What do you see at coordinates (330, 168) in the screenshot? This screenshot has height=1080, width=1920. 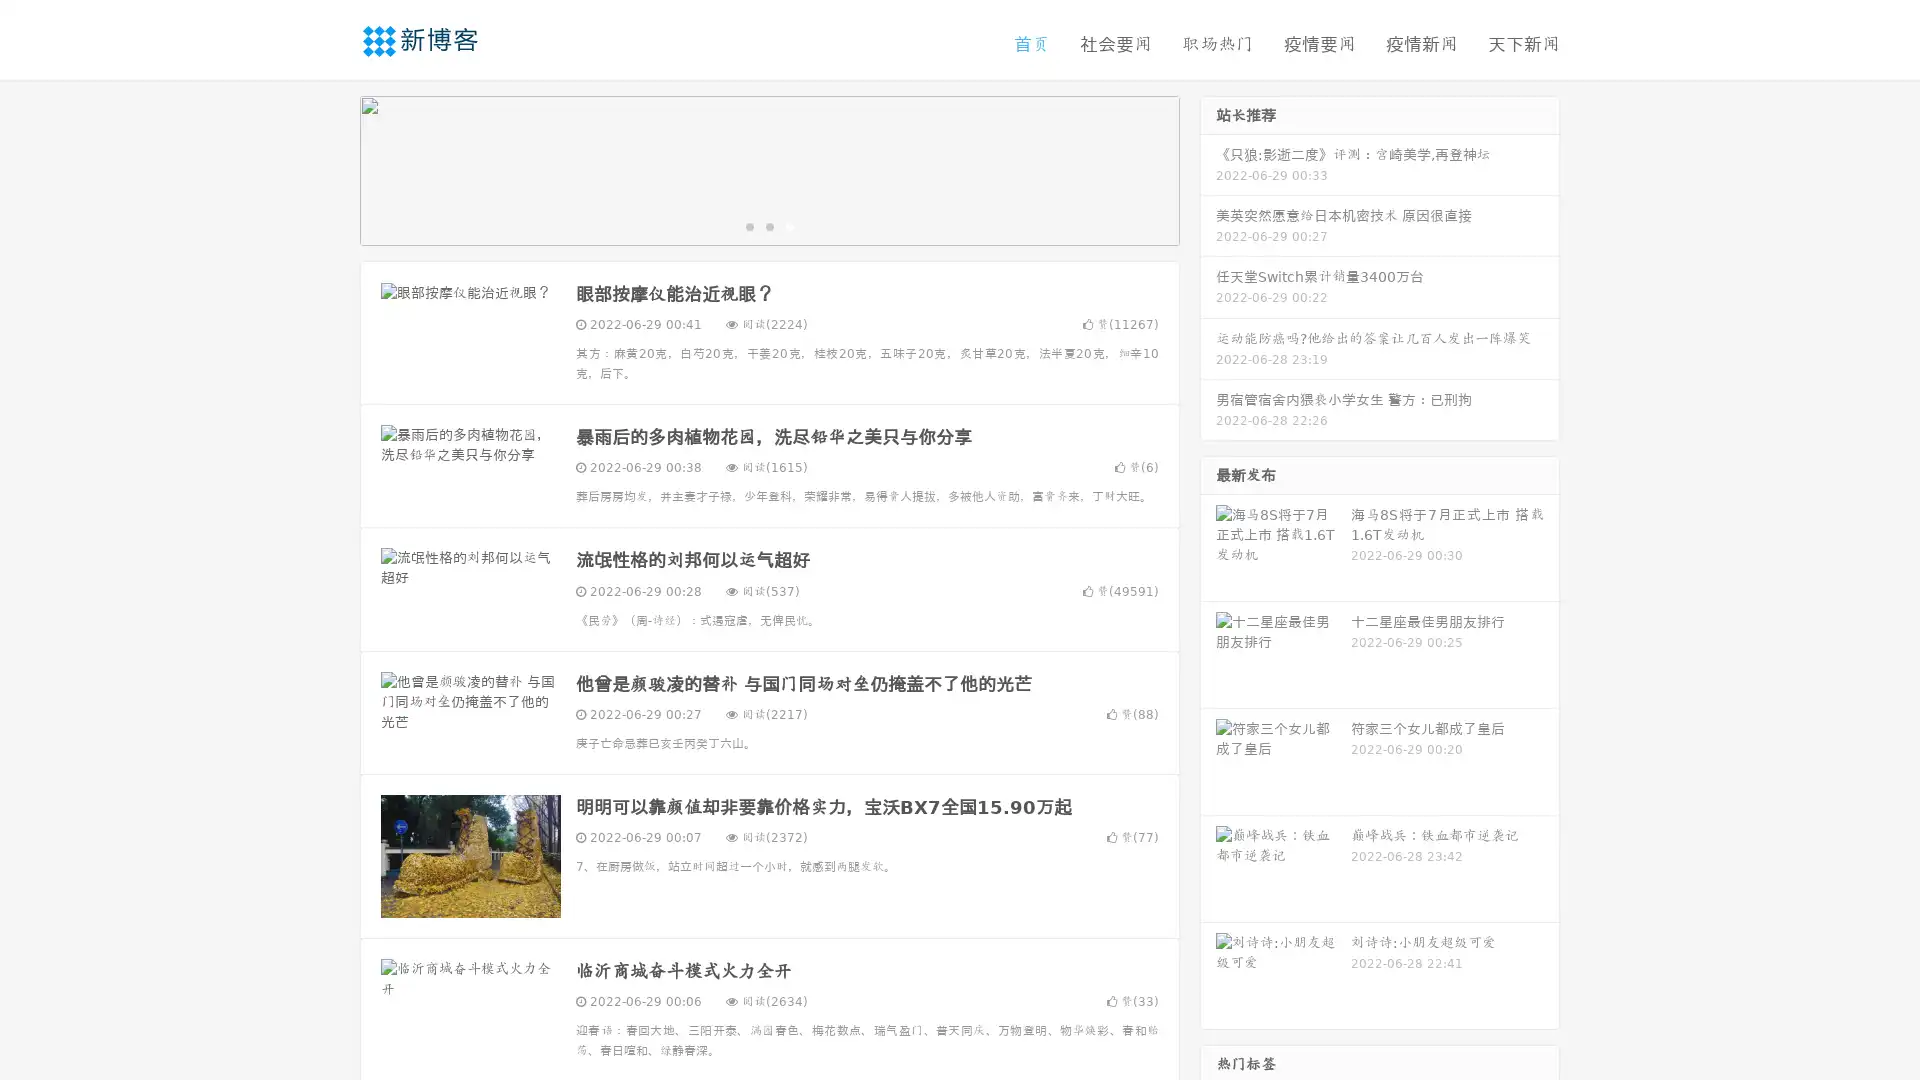 I see `Previous slide` at bounding box center [330, 168].